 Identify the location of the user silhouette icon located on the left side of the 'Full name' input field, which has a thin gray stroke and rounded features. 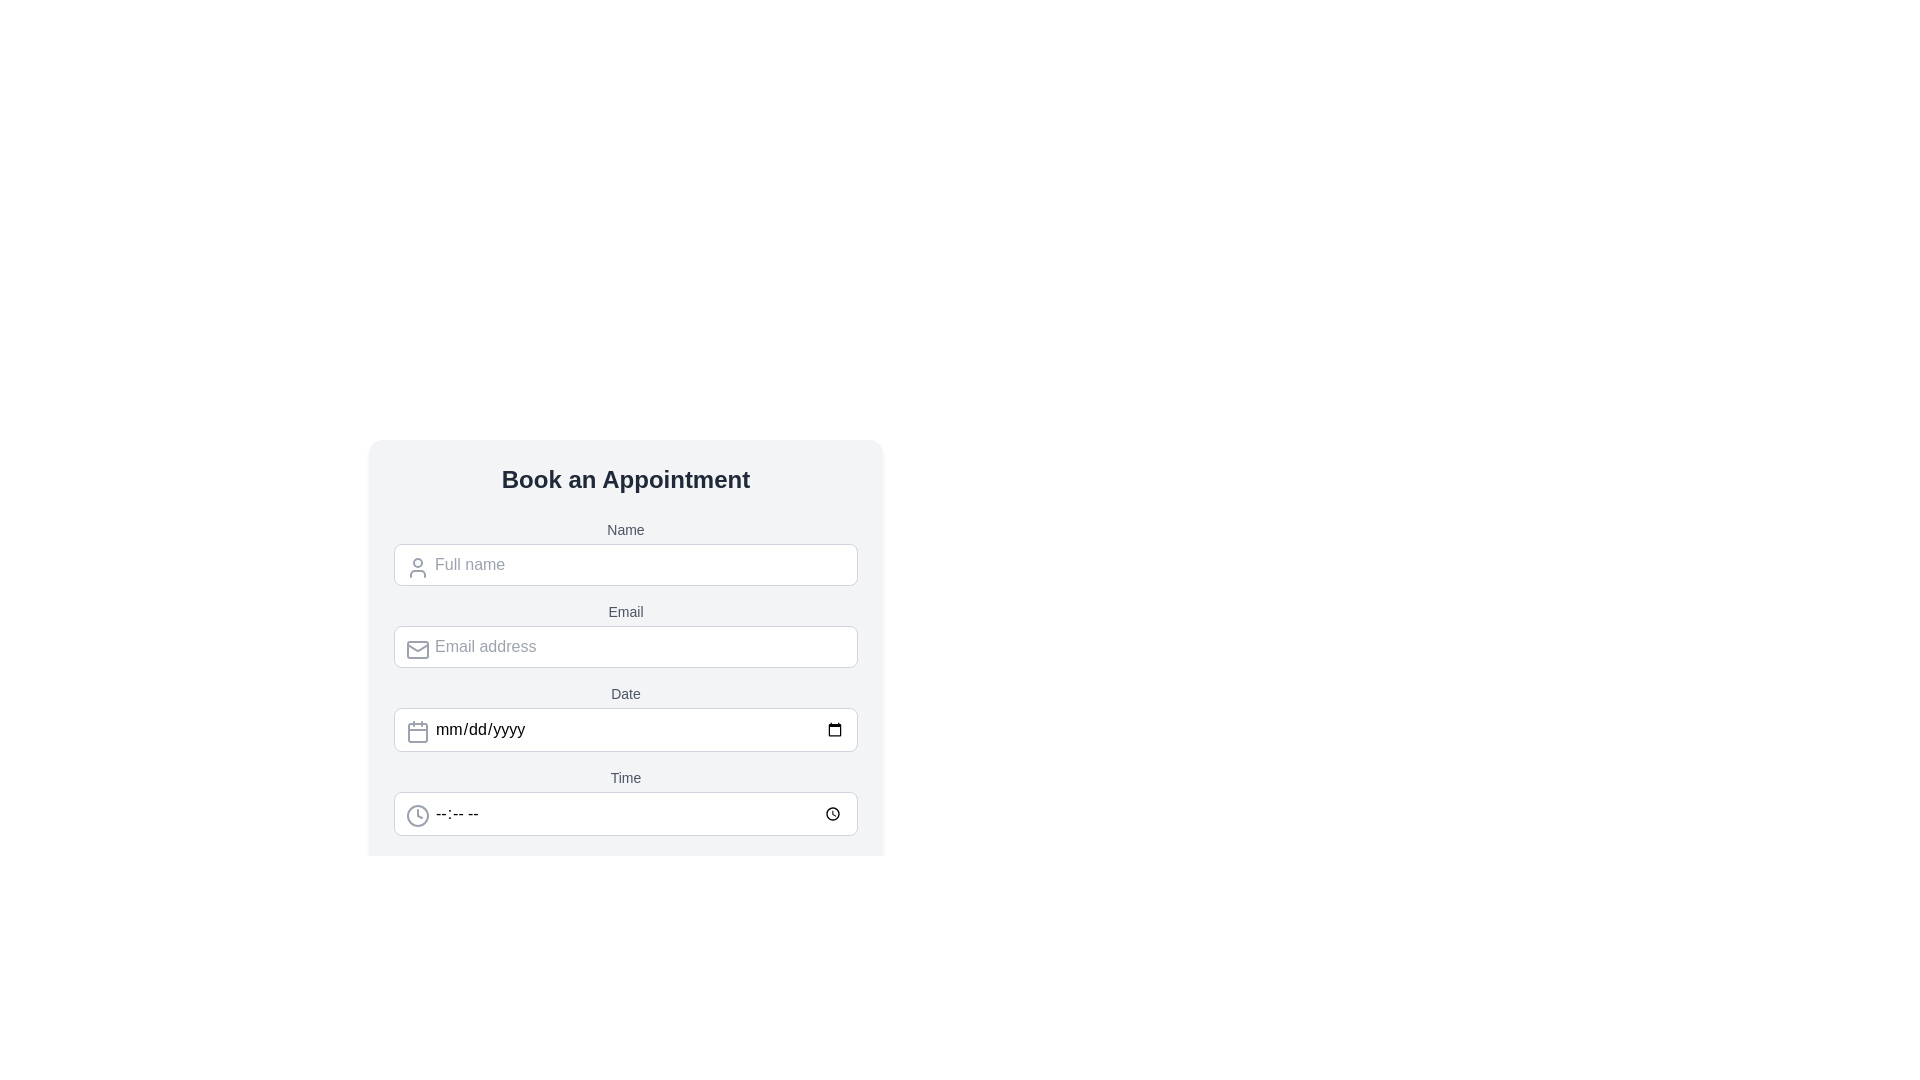
(416, 567).